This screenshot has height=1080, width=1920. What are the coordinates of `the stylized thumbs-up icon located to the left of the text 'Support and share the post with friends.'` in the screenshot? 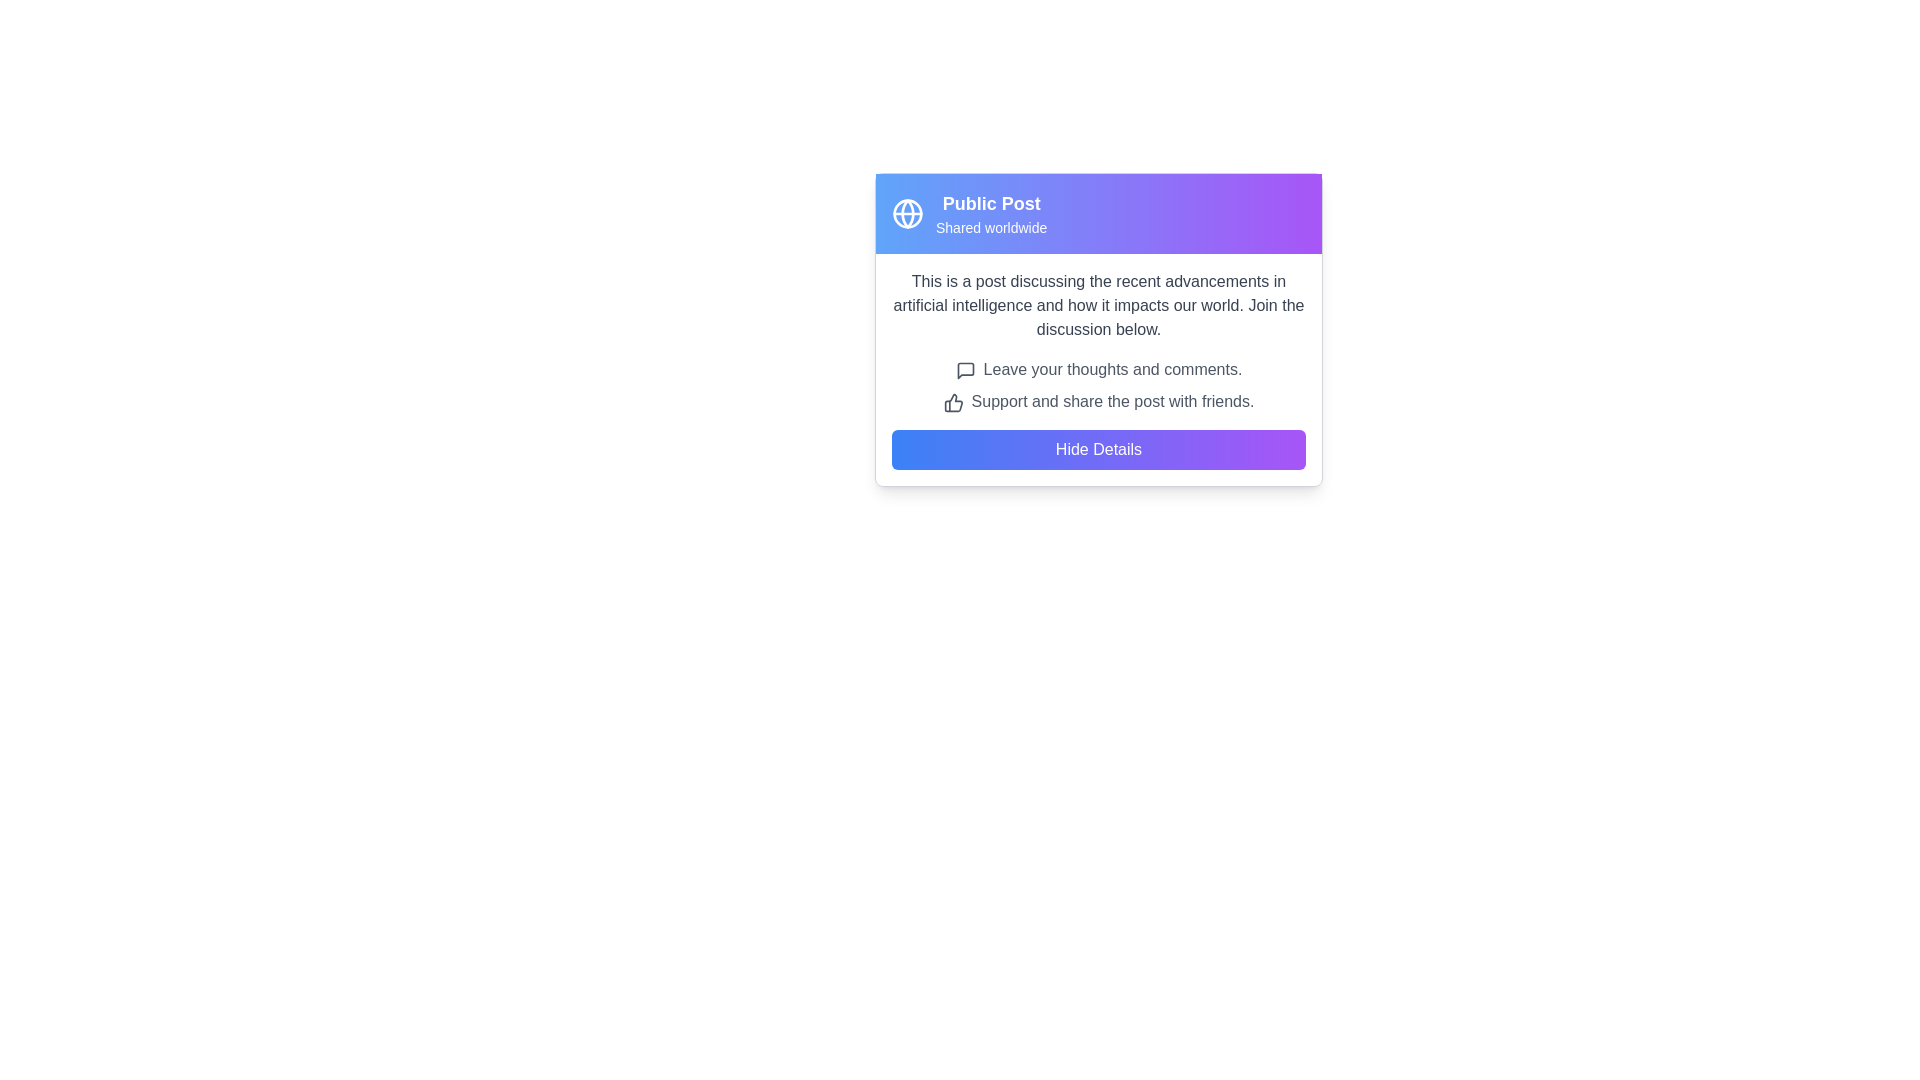 It's located at (952, 402).